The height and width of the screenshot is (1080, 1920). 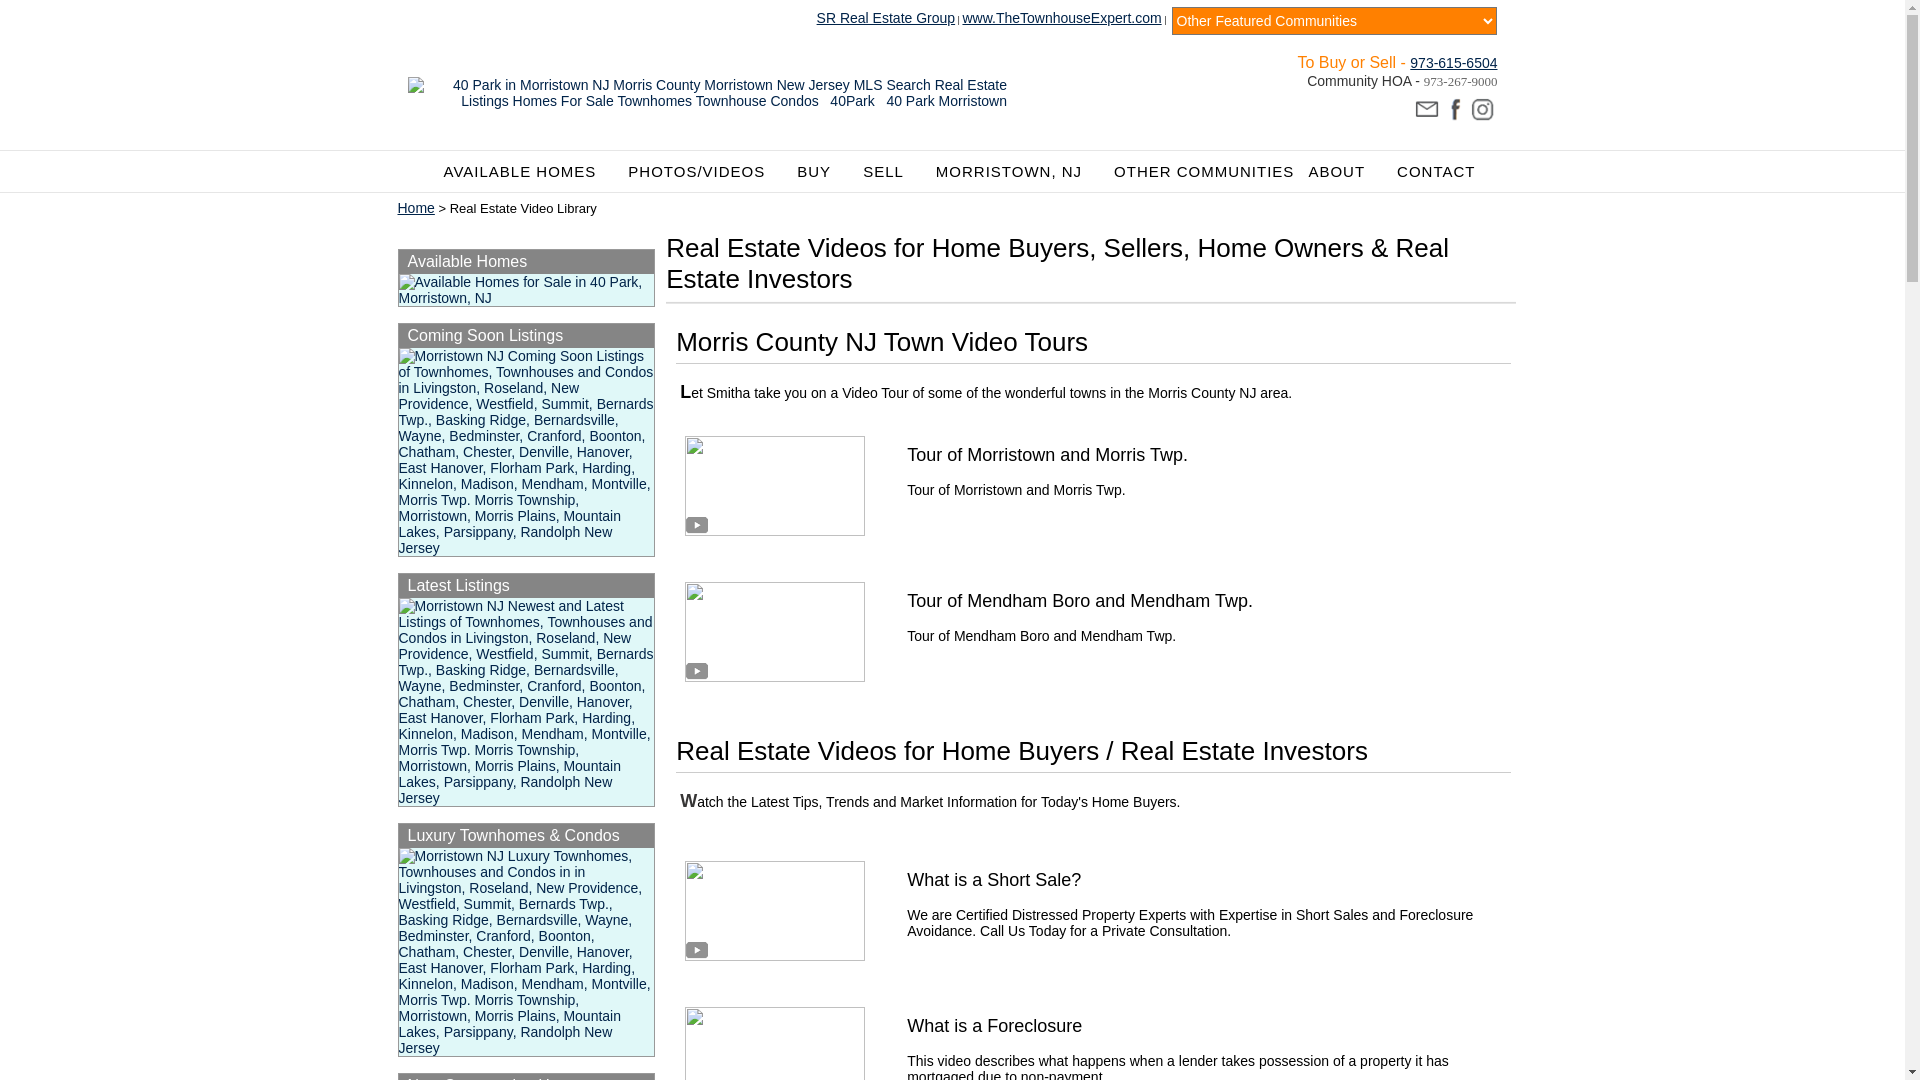 I want to click on 'OTHER COMMUNITIES', so click(x=1203, y=170).